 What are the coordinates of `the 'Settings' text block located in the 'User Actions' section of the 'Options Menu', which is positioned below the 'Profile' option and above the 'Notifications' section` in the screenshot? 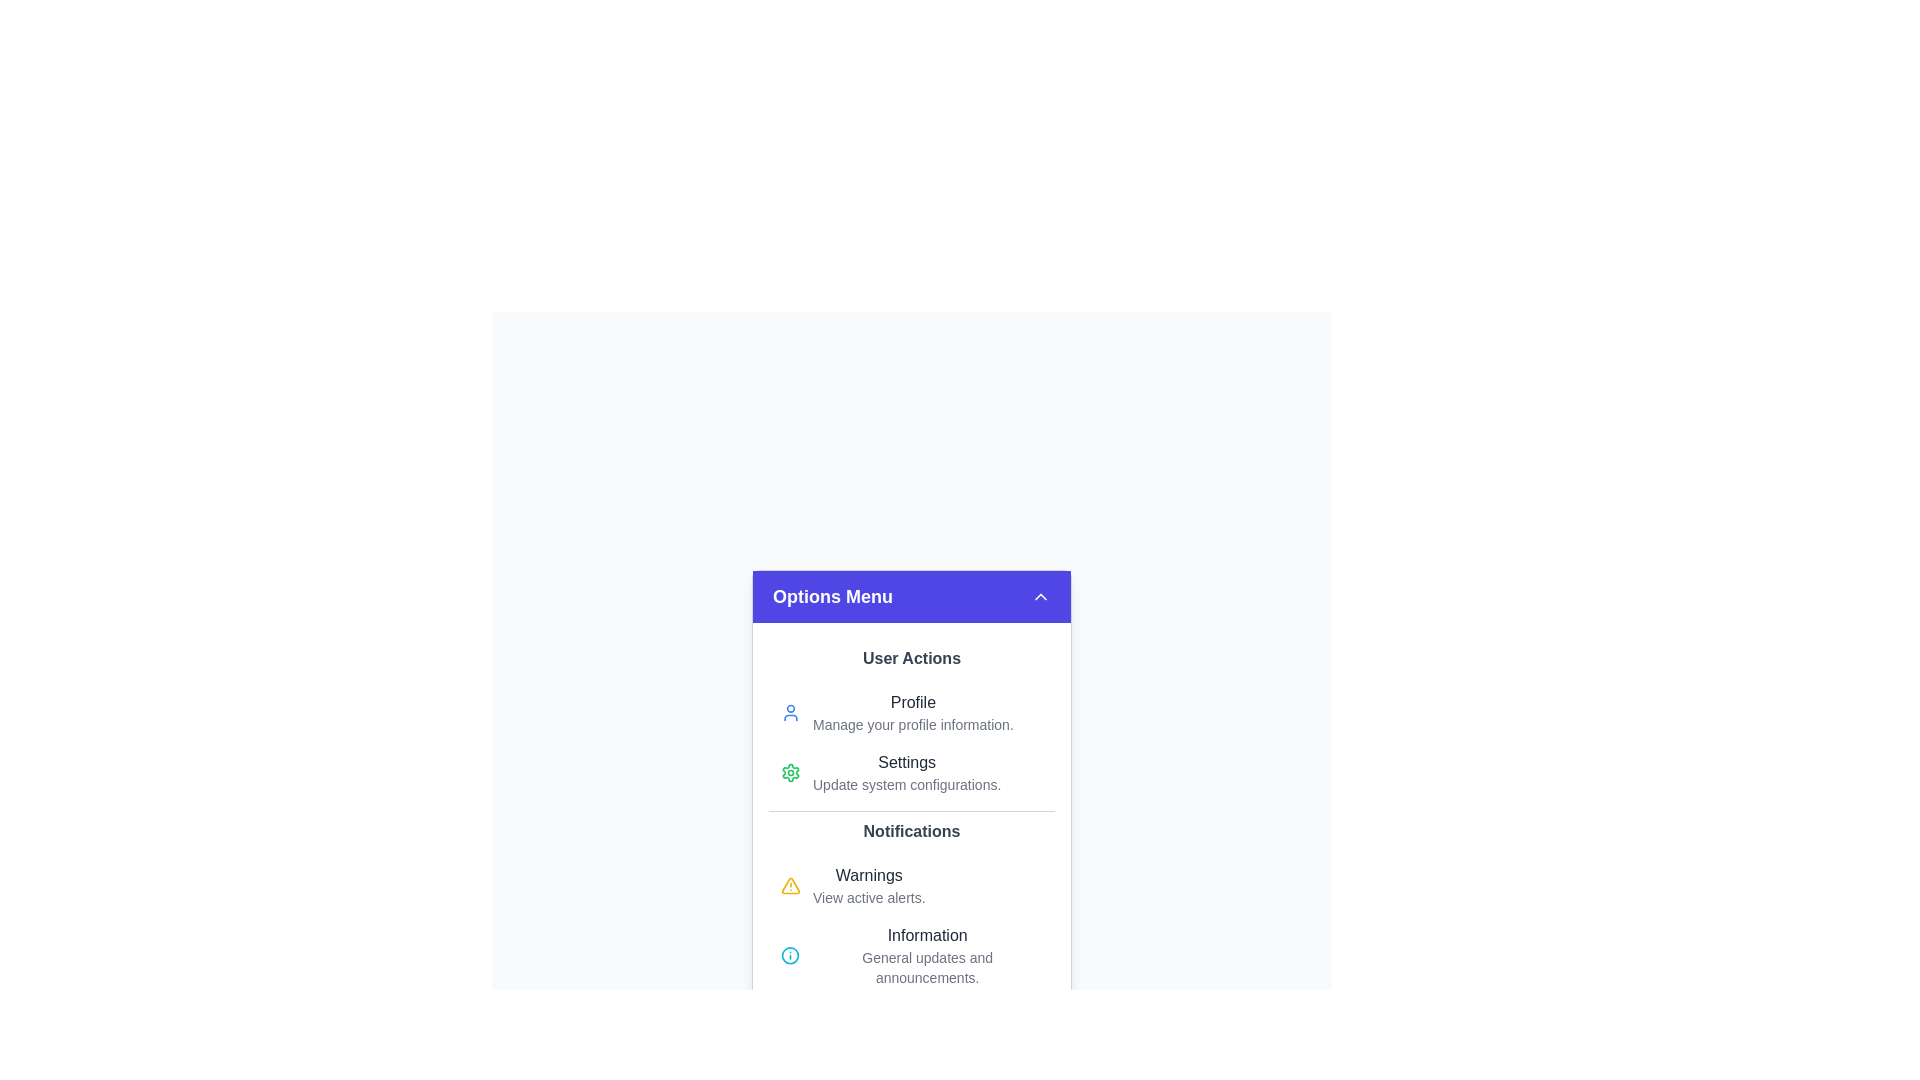 It's located at (906, 771).